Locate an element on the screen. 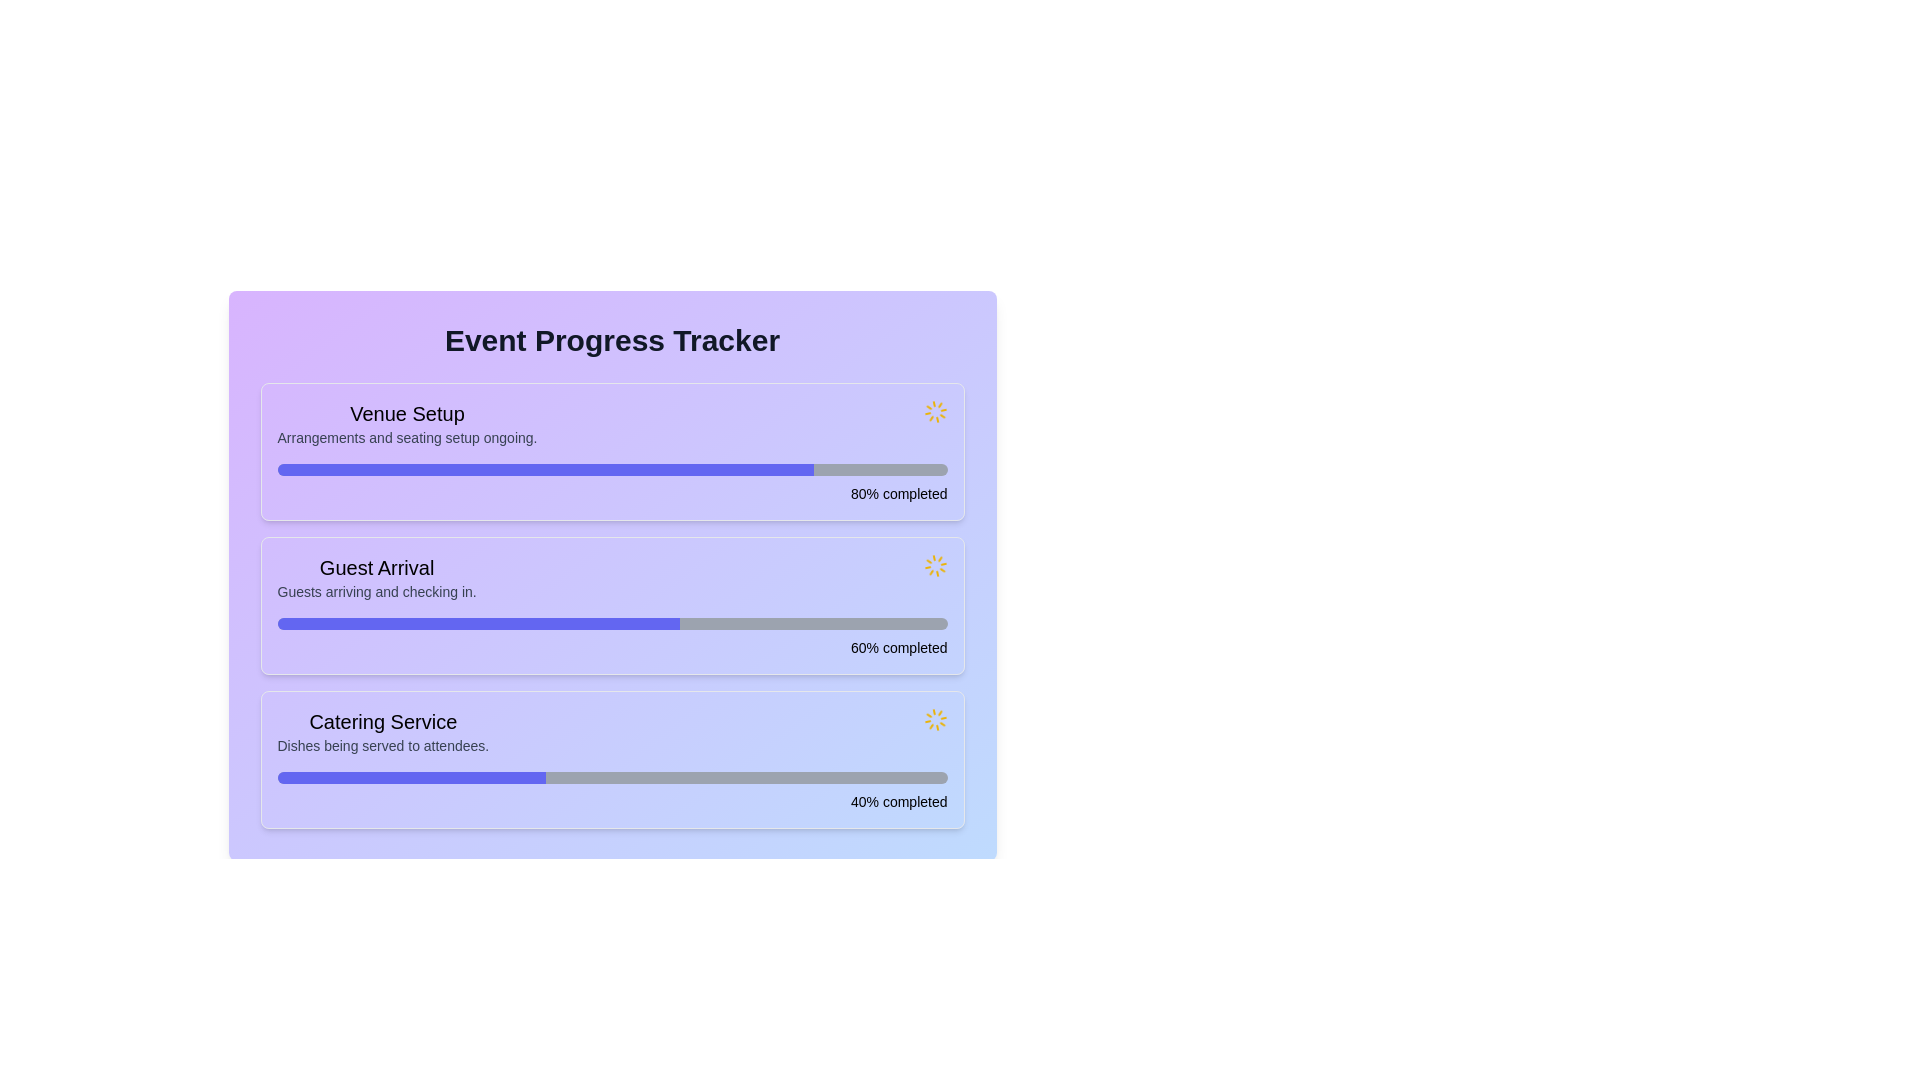 The width and height of the screenshot is (1920, 1080). the visual fill of the progress bar indicating 40% completion, which is styled in gray with a blue segment, located within the 'Catering Service' card under 'Dishes being served to attendees.' is located at coordinates (611, 777).